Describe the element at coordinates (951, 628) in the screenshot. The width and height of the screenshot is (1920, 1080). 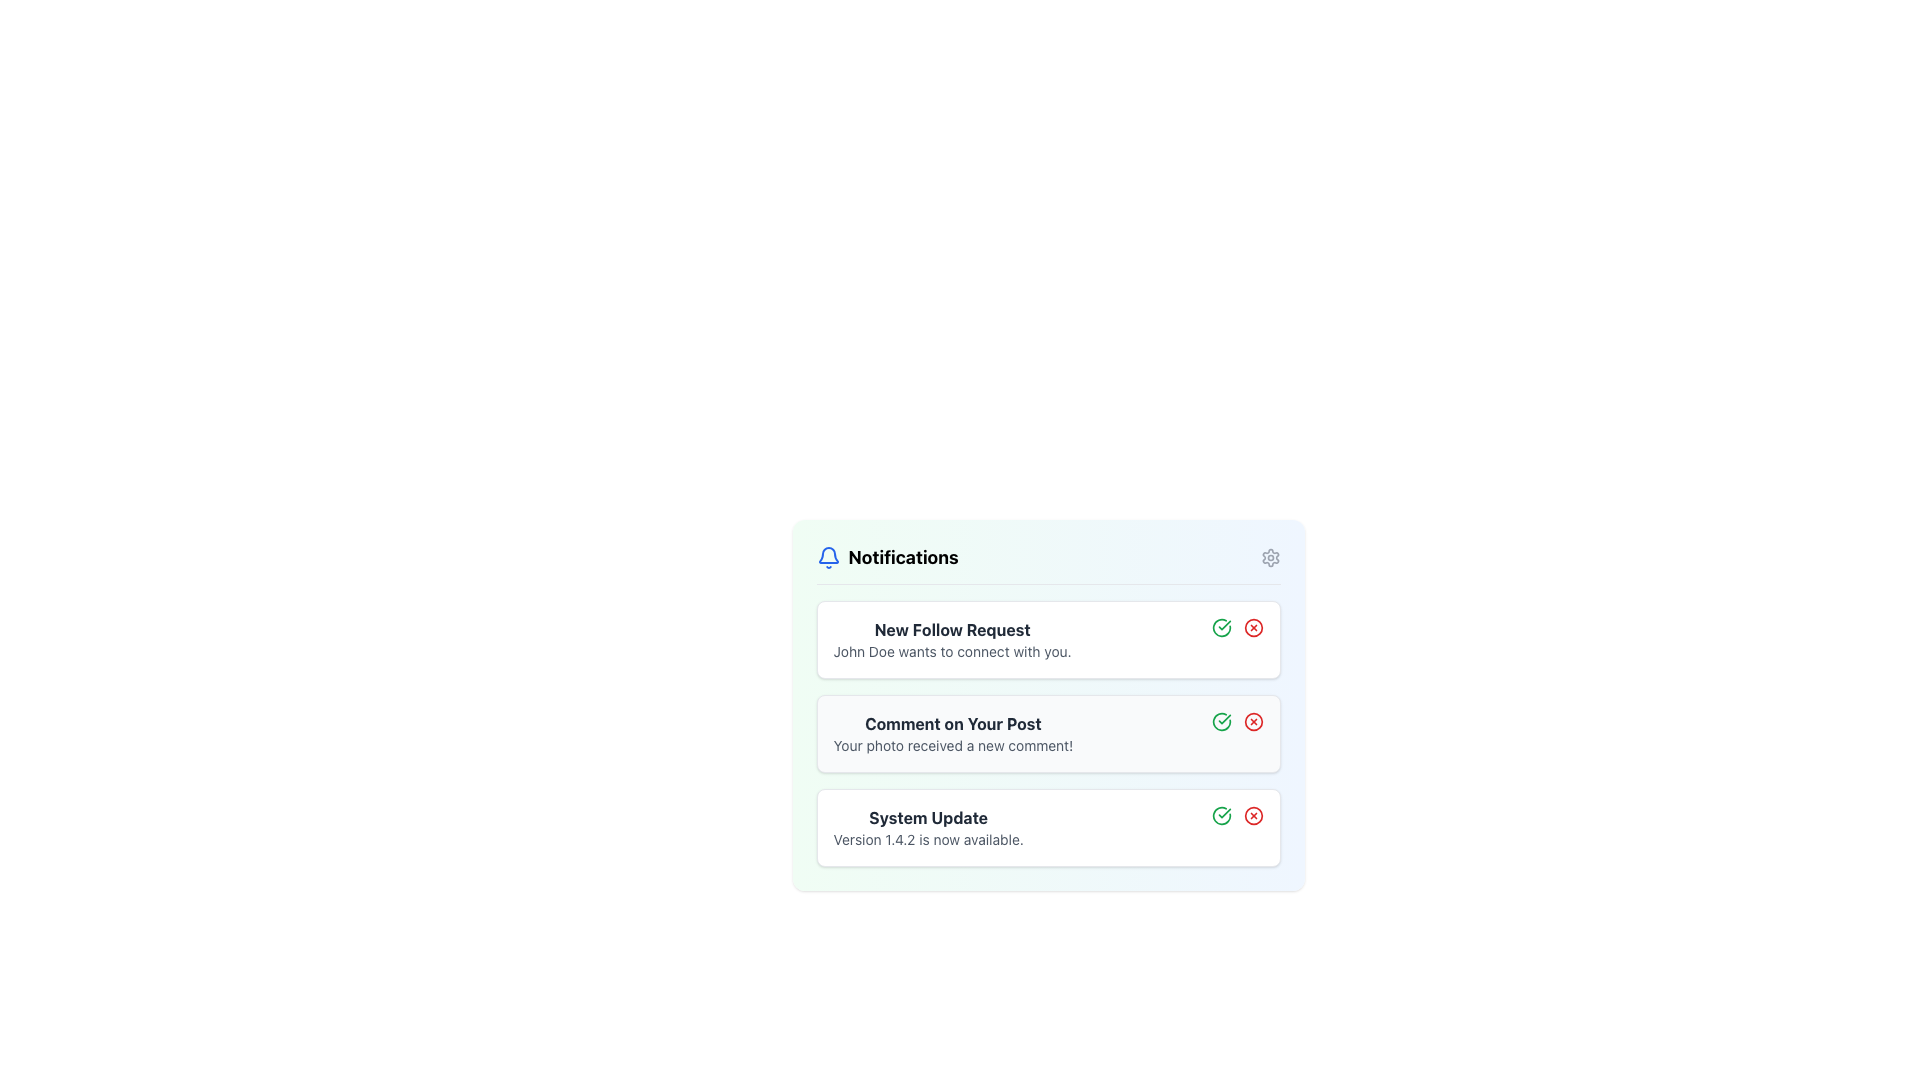
I see `the Text Label that serves as the title for the notification, located at the top center of the first notification card, which summarizes the type of notification` at that location.